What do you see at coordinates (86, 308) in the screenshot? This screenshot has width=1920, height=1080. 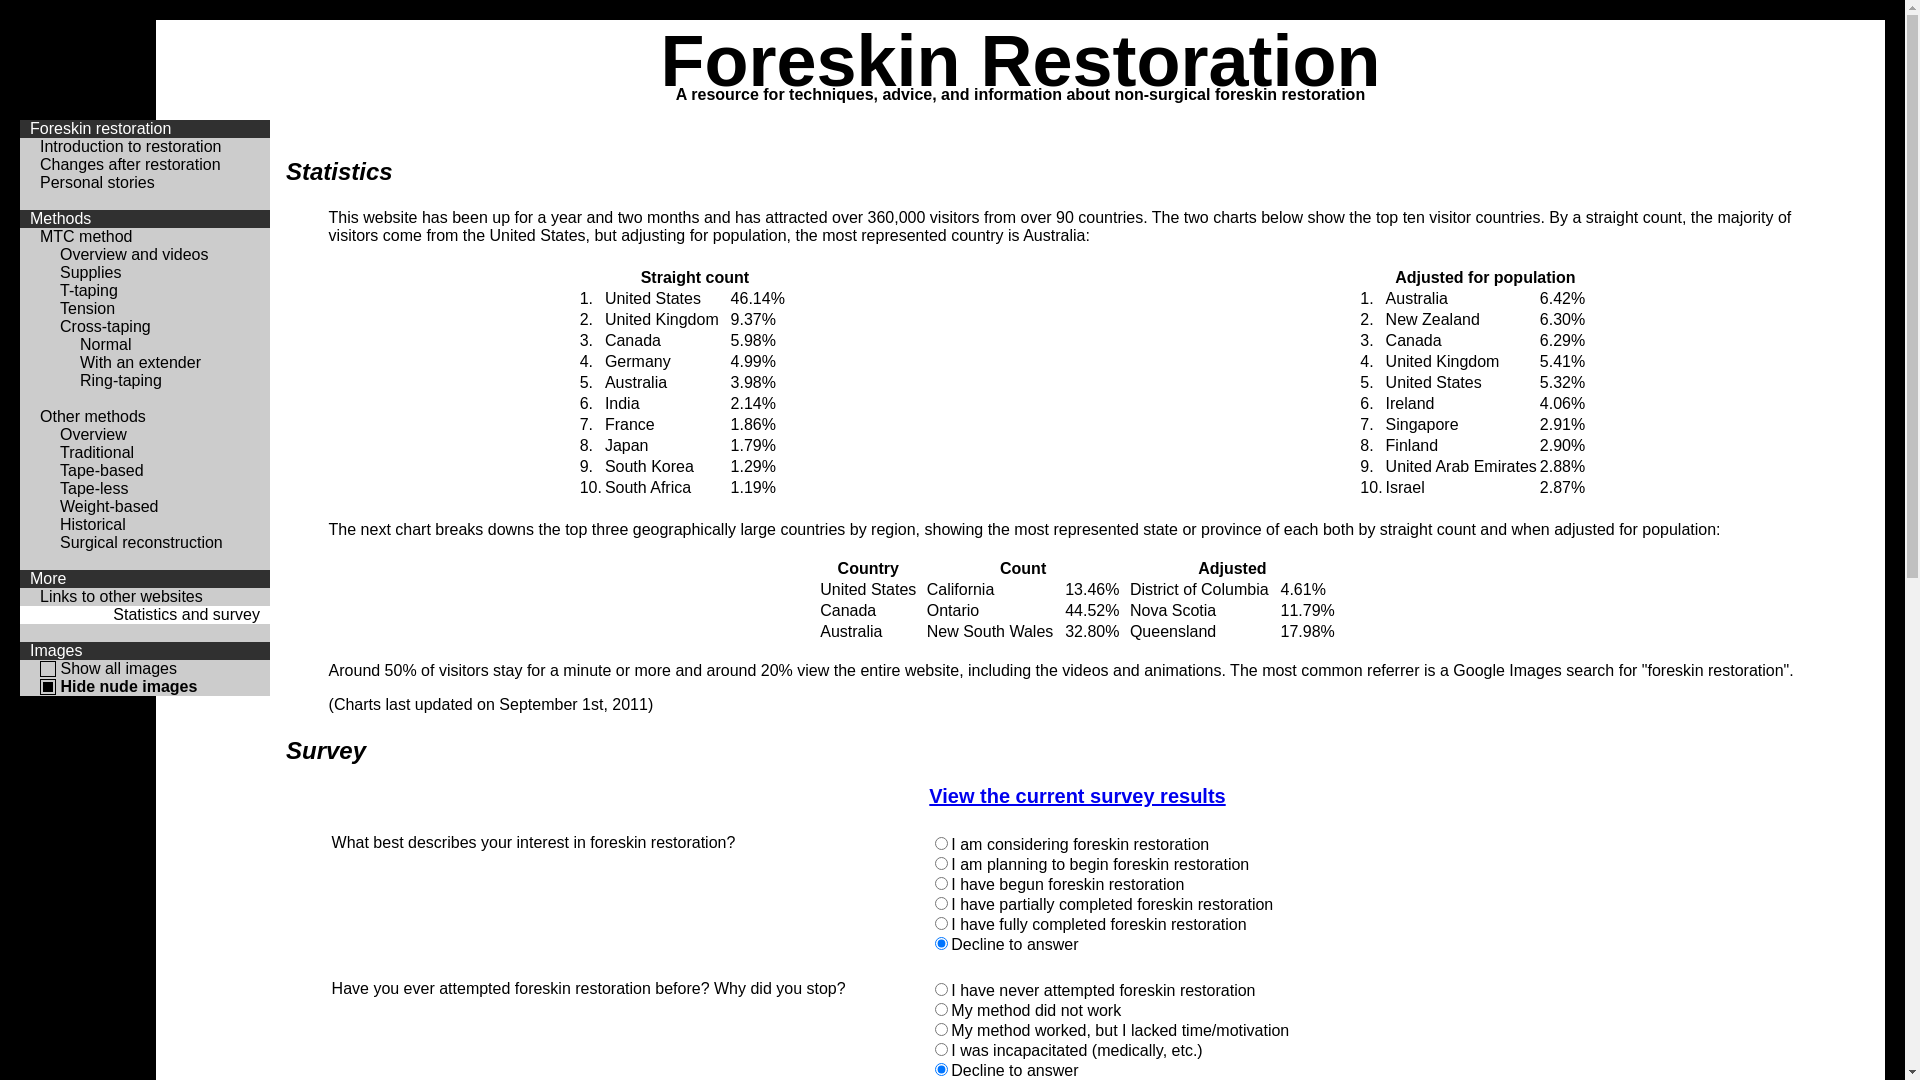 I see `'Tension'` at bounding box center [86, 308].